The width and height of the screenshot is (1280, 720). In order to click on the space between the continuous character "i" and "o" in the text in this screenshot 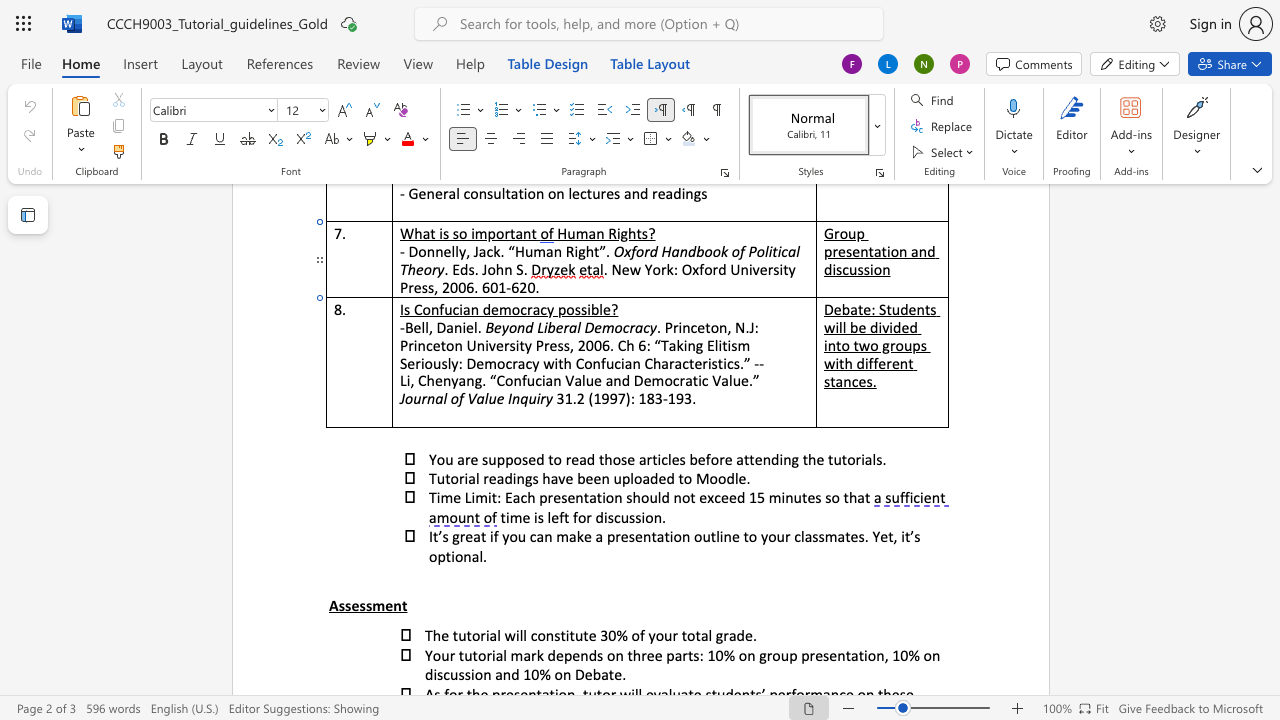, I will do `click(646, 516)`.